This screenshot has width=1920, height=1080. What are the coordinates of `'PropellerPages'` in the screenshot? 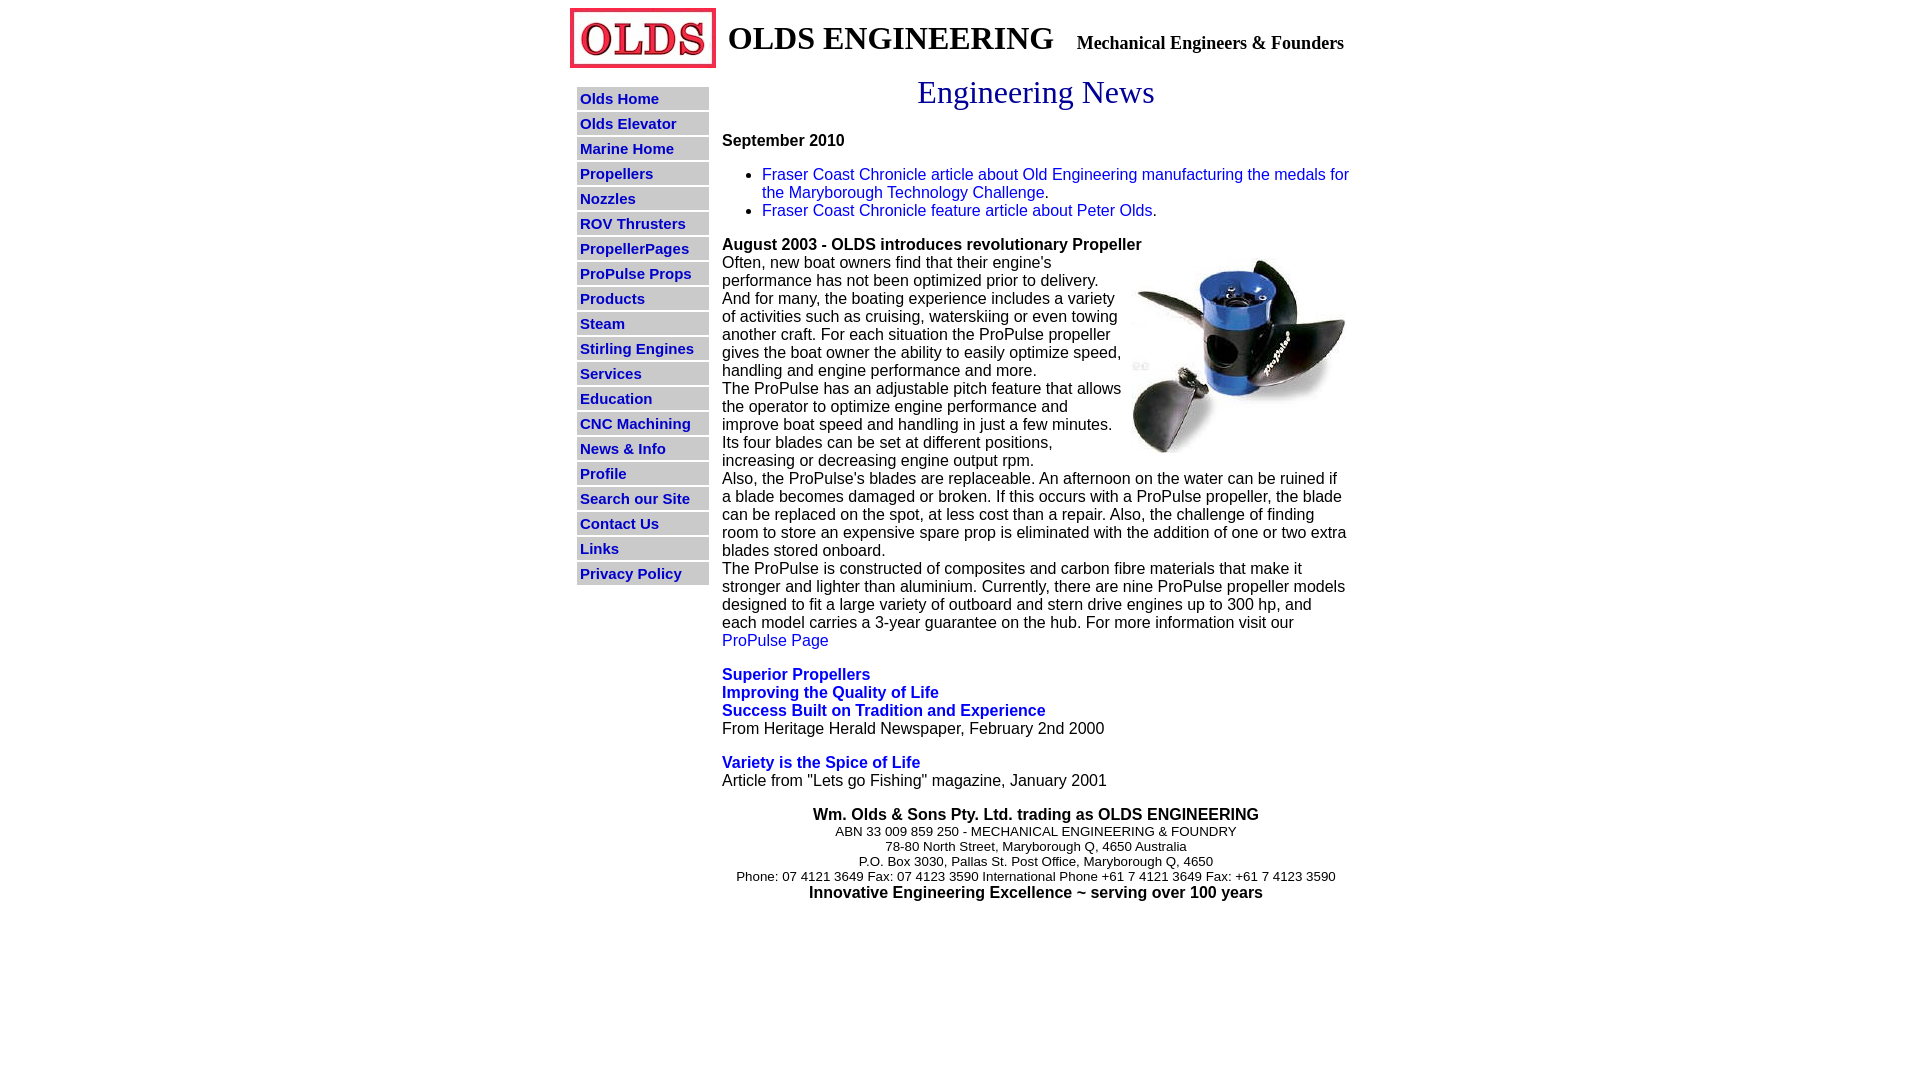 It's located at (643, 247).